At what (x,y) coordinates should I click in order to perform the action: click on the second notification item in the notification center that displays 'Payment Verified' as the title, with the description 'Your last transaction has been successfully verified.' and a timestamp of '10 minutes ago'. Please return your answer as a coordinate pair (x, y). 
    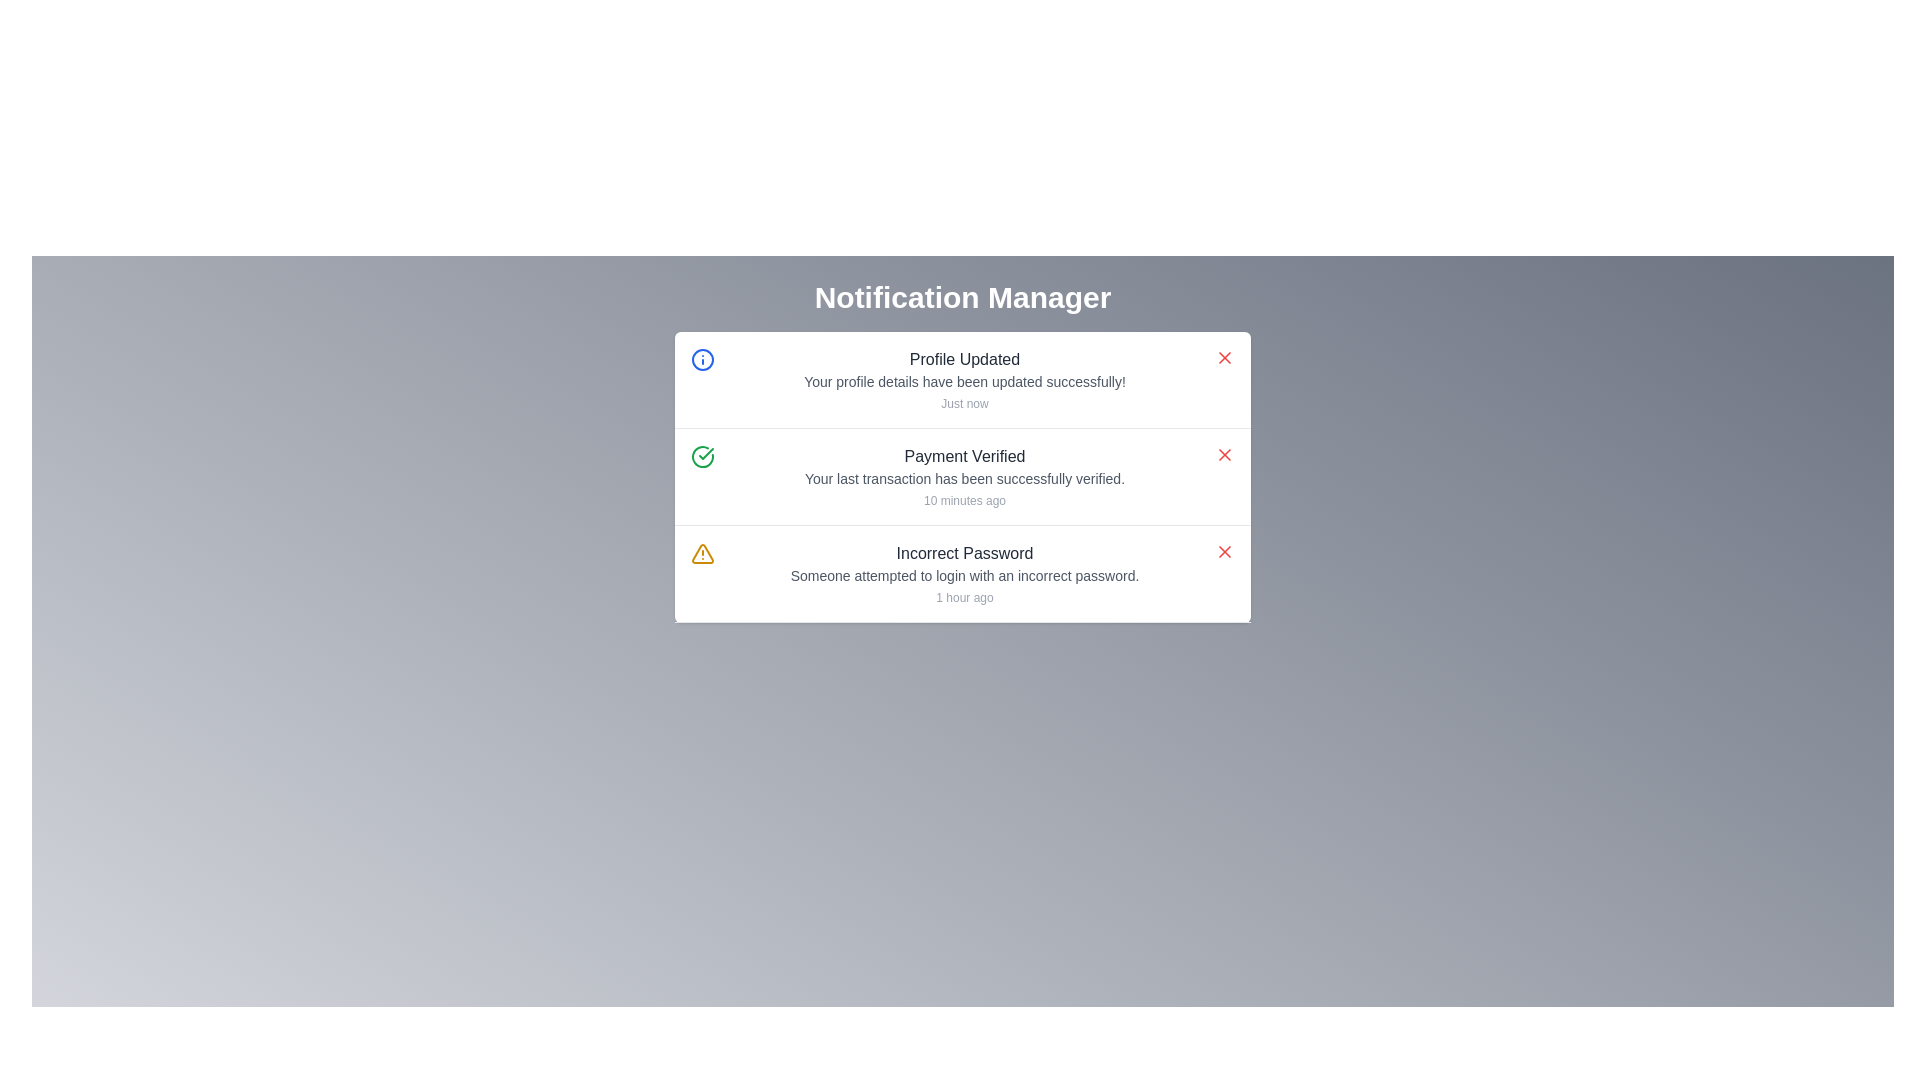
    Looking at the image, I should click on (964, 477).